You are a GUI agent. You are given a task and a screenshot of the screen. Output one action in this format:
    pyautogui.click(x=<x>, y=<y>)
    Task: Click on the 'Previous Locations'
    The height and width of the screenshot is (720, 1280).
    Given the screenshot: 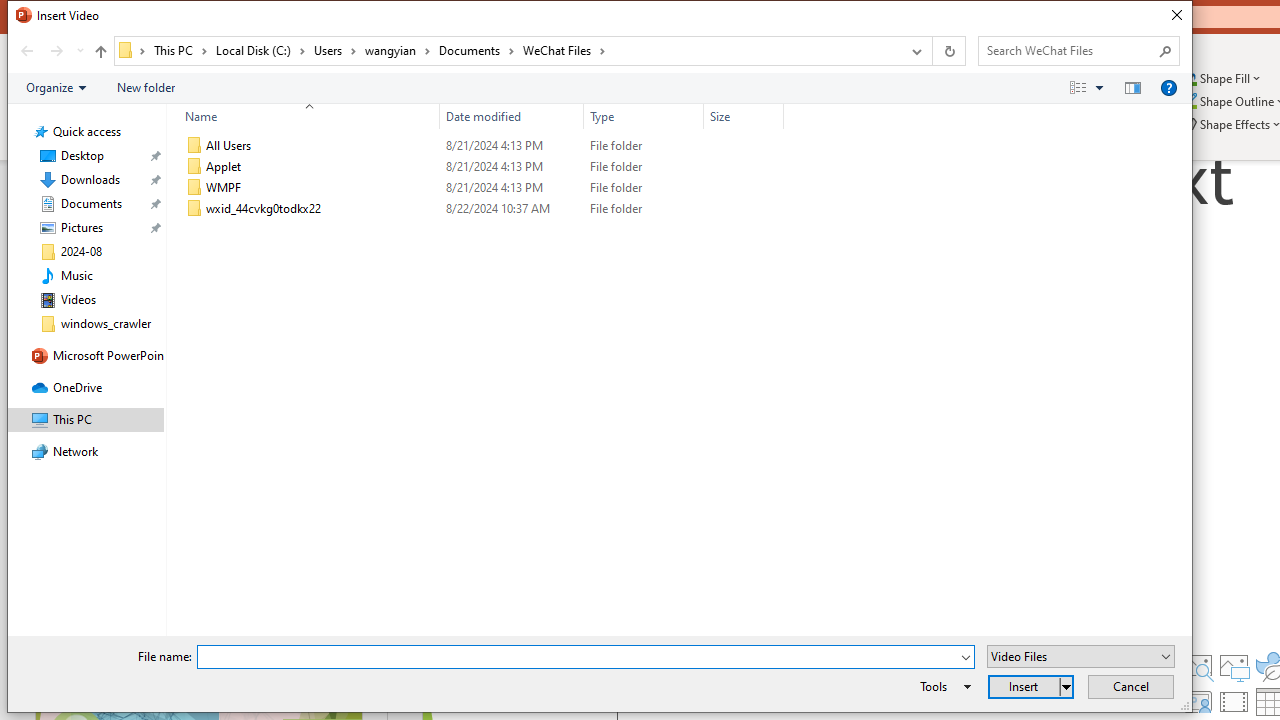 What is the action you would take?
    pyautogui.click(x=914, y=50)
    